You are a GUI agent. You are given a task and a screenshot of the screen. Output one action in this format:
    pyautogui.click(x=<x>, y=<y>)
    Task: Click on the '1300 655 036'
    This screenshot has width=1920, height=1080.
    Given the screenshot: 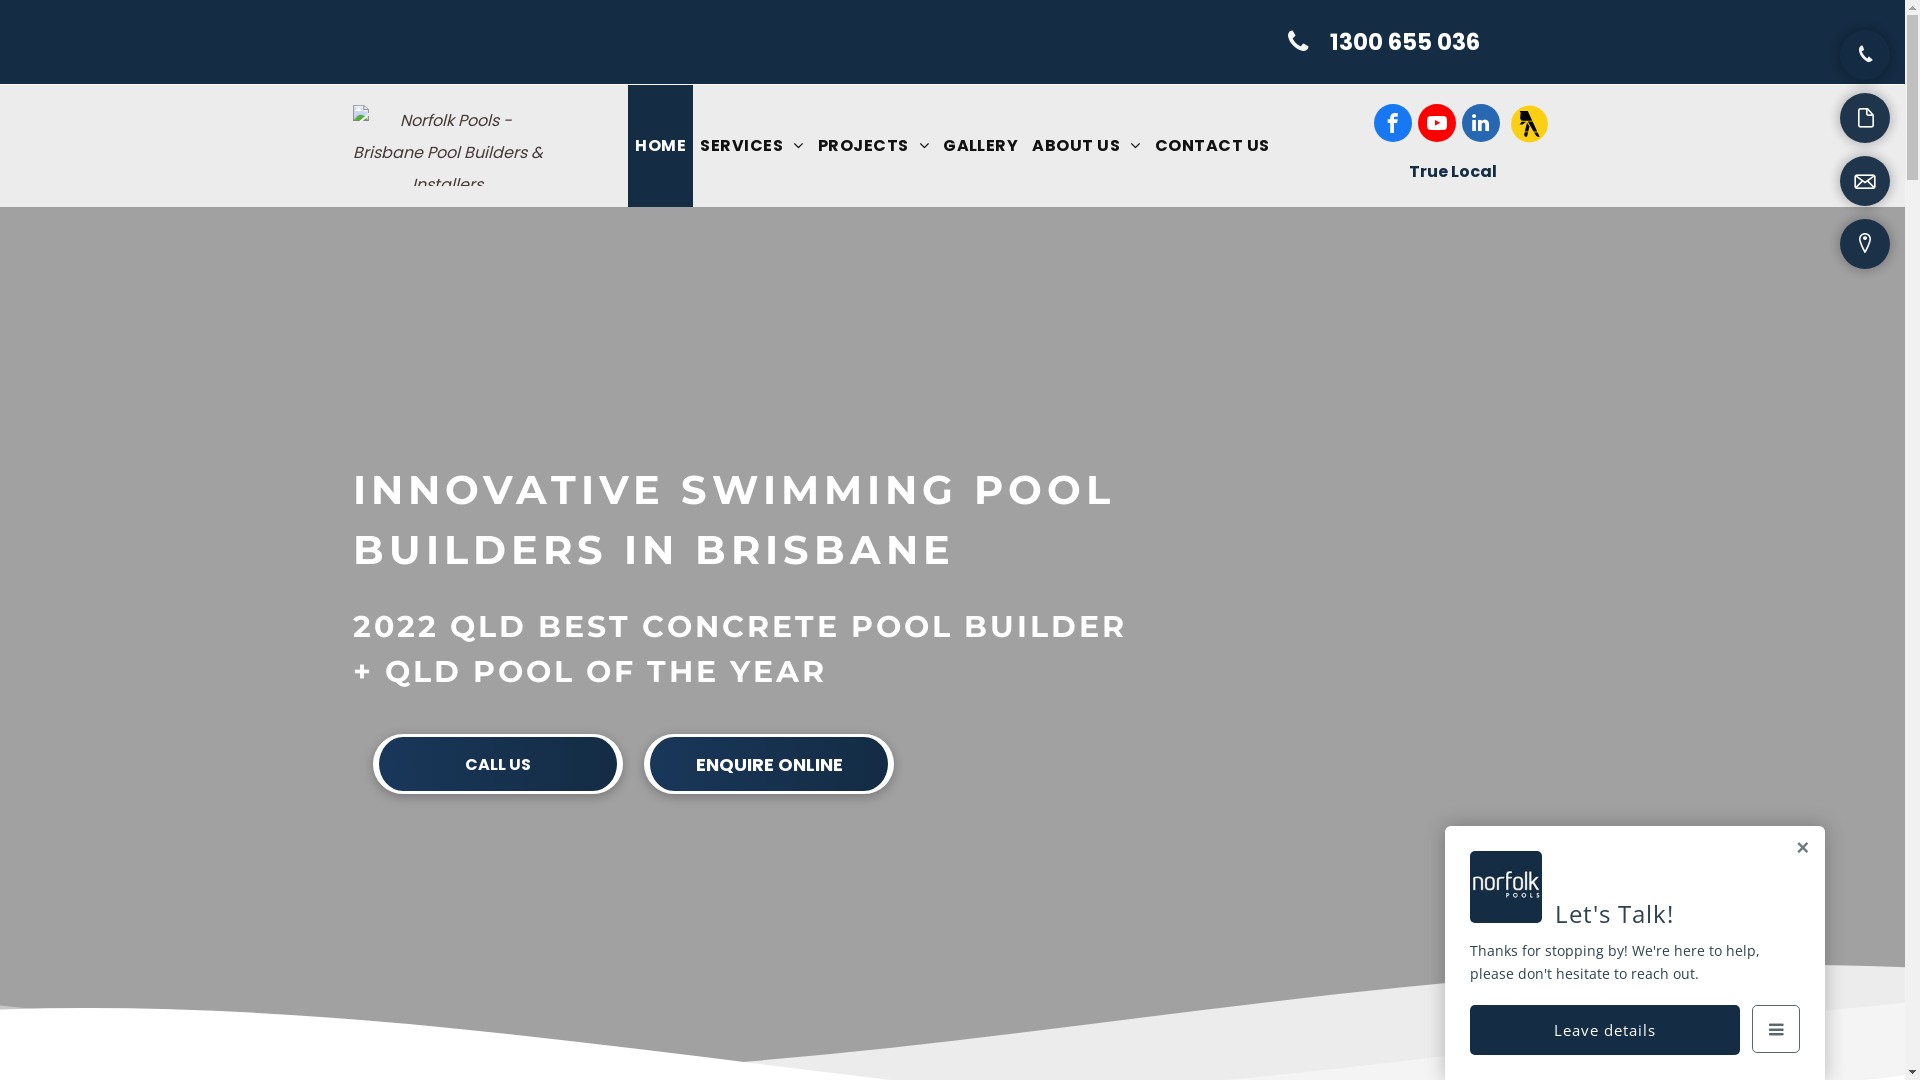 What is the action you would take?
    pyautogui.click(x=1384, y=42)
    